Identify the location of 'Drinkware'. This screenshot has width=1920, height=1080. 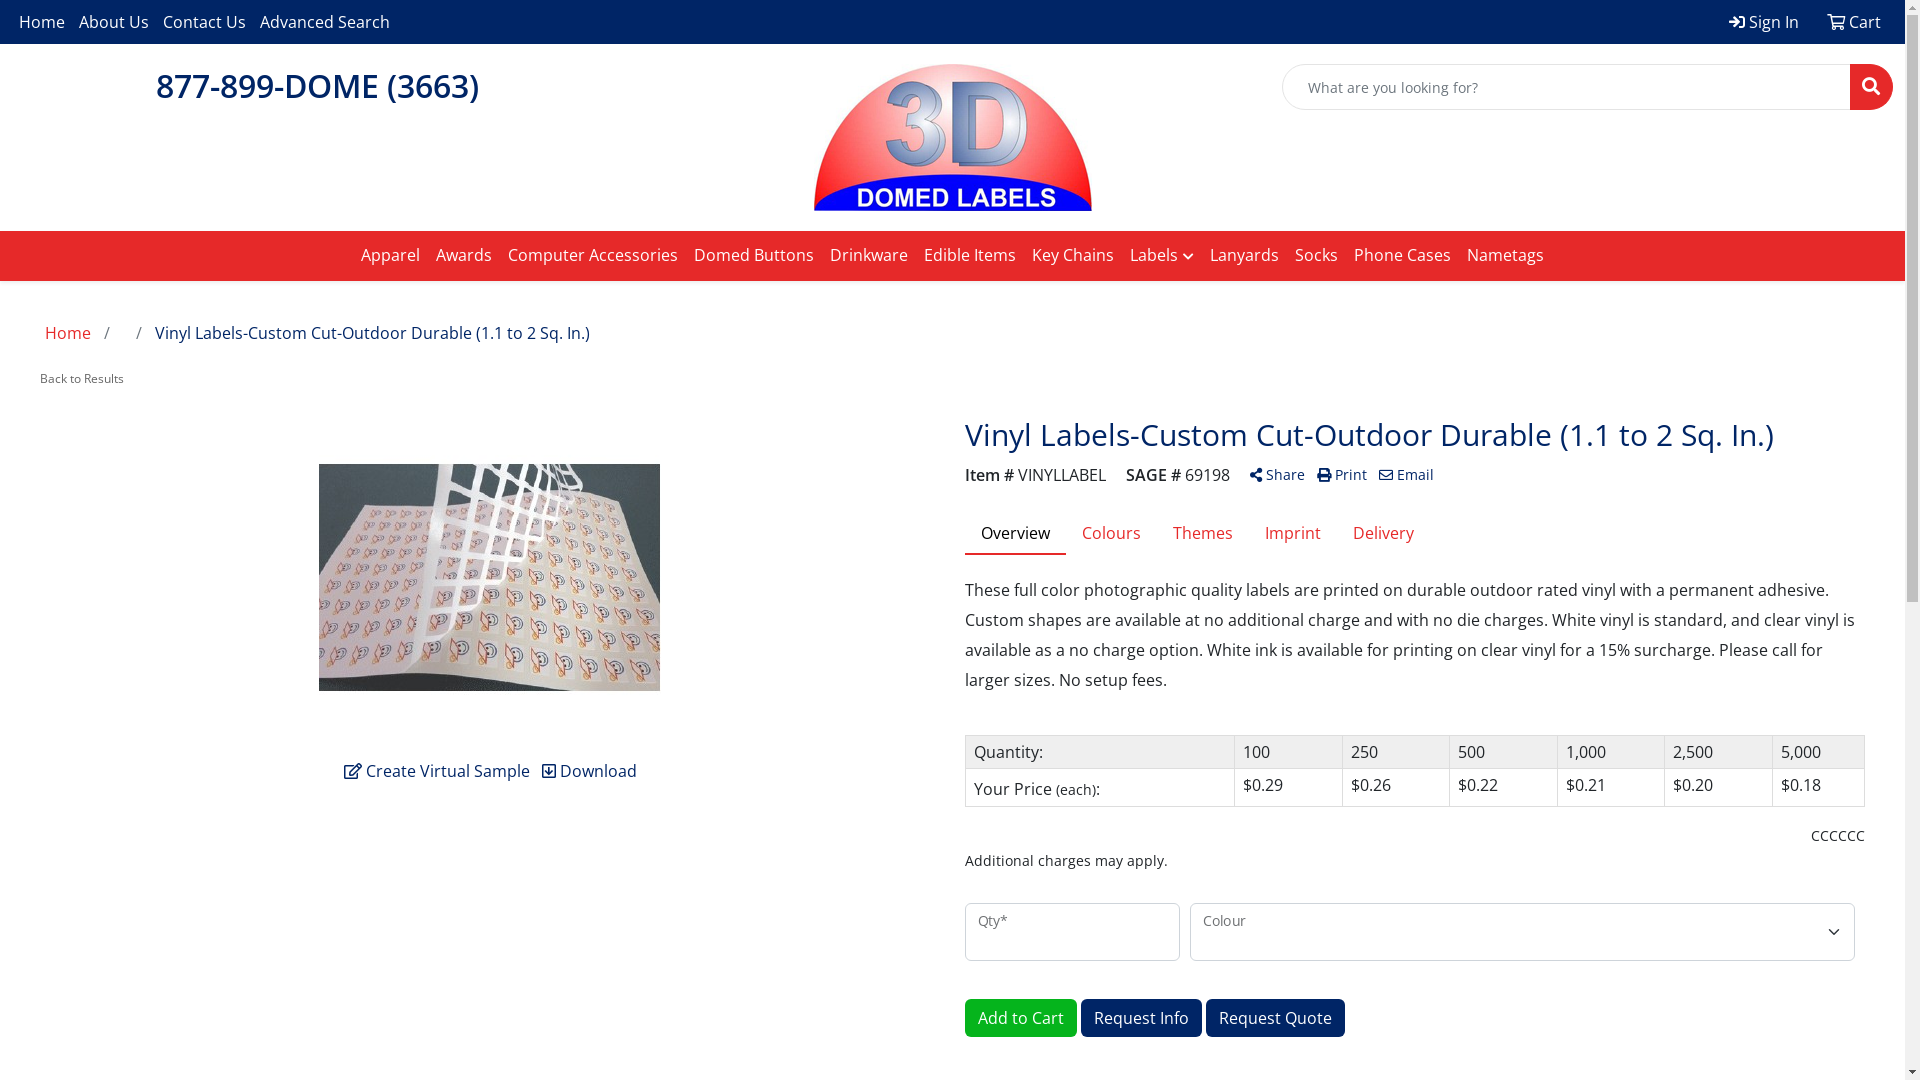
(868, 253).